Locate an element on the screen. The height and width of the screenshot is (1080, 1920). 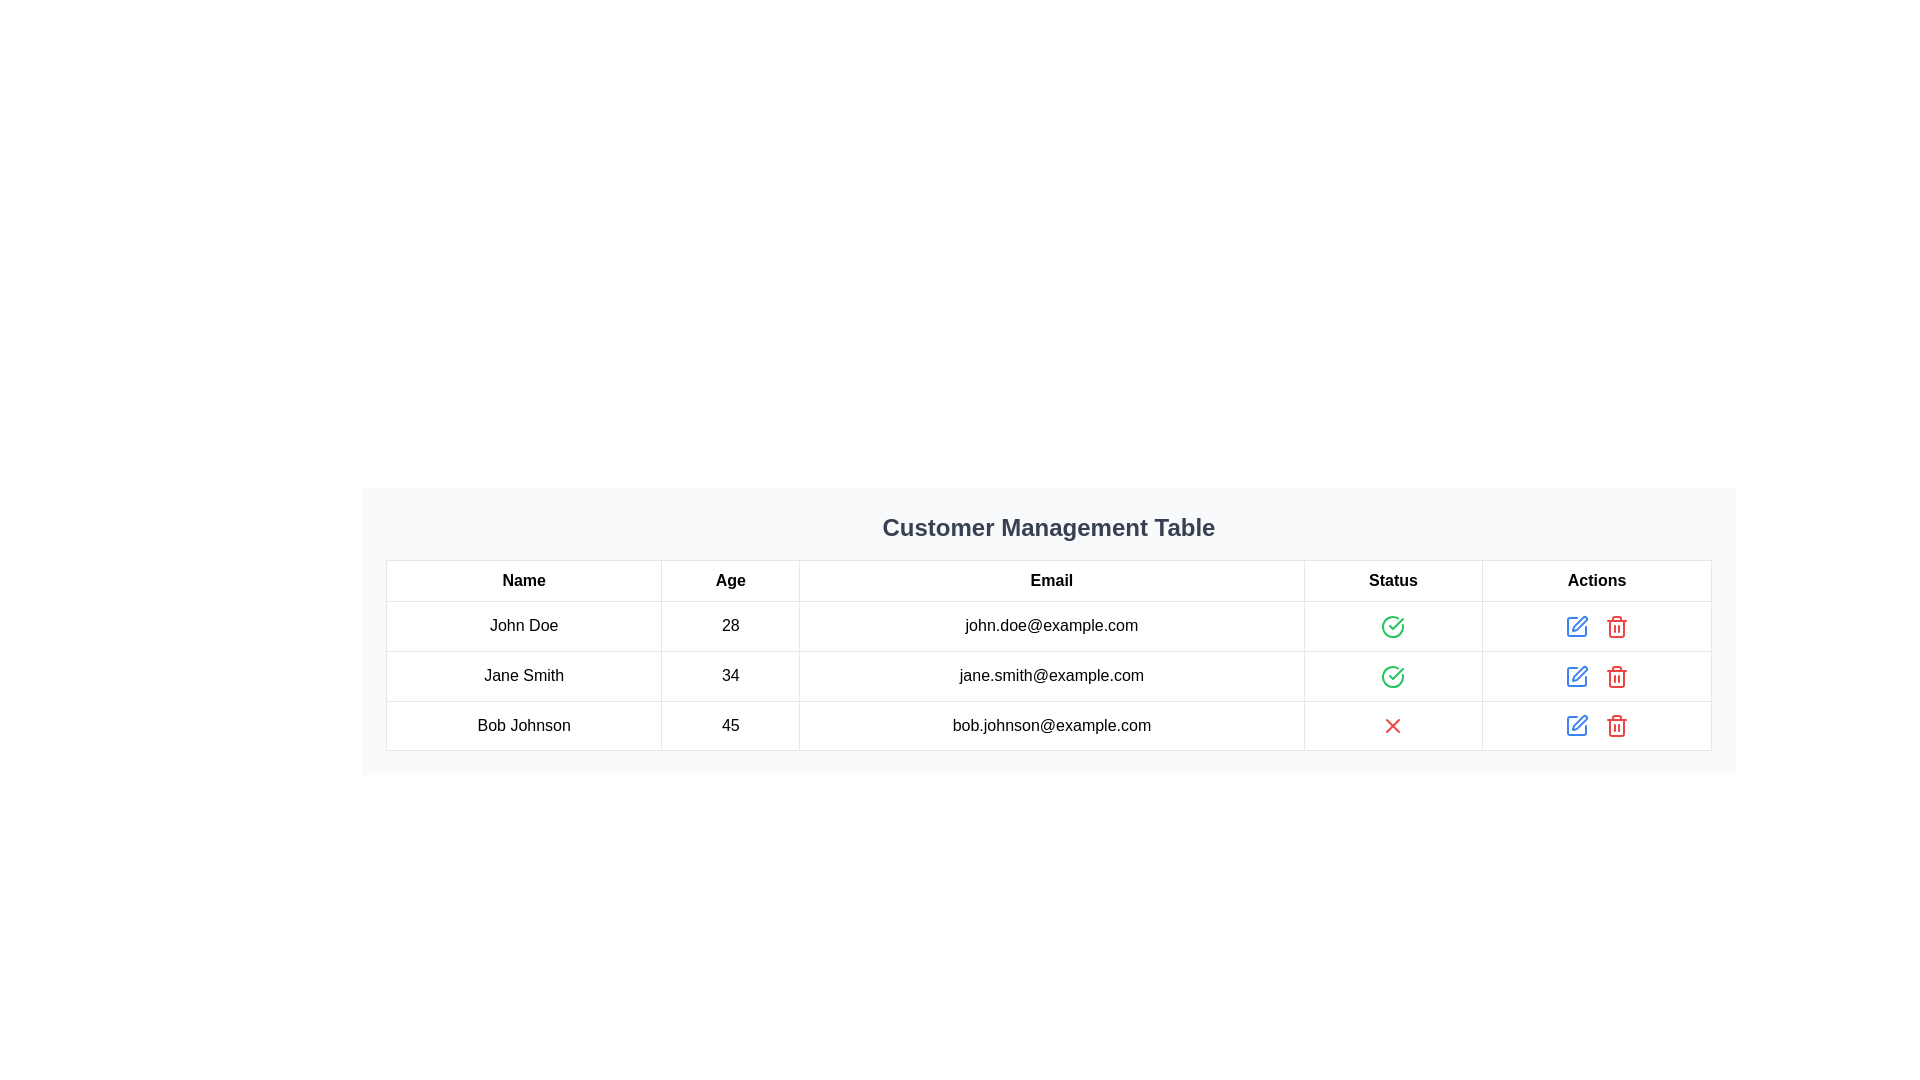
the edit icon button in the 'Actions' column of the third row, which is associated with the data entry for Bob Johnson is located at coordinates (1576, 675).